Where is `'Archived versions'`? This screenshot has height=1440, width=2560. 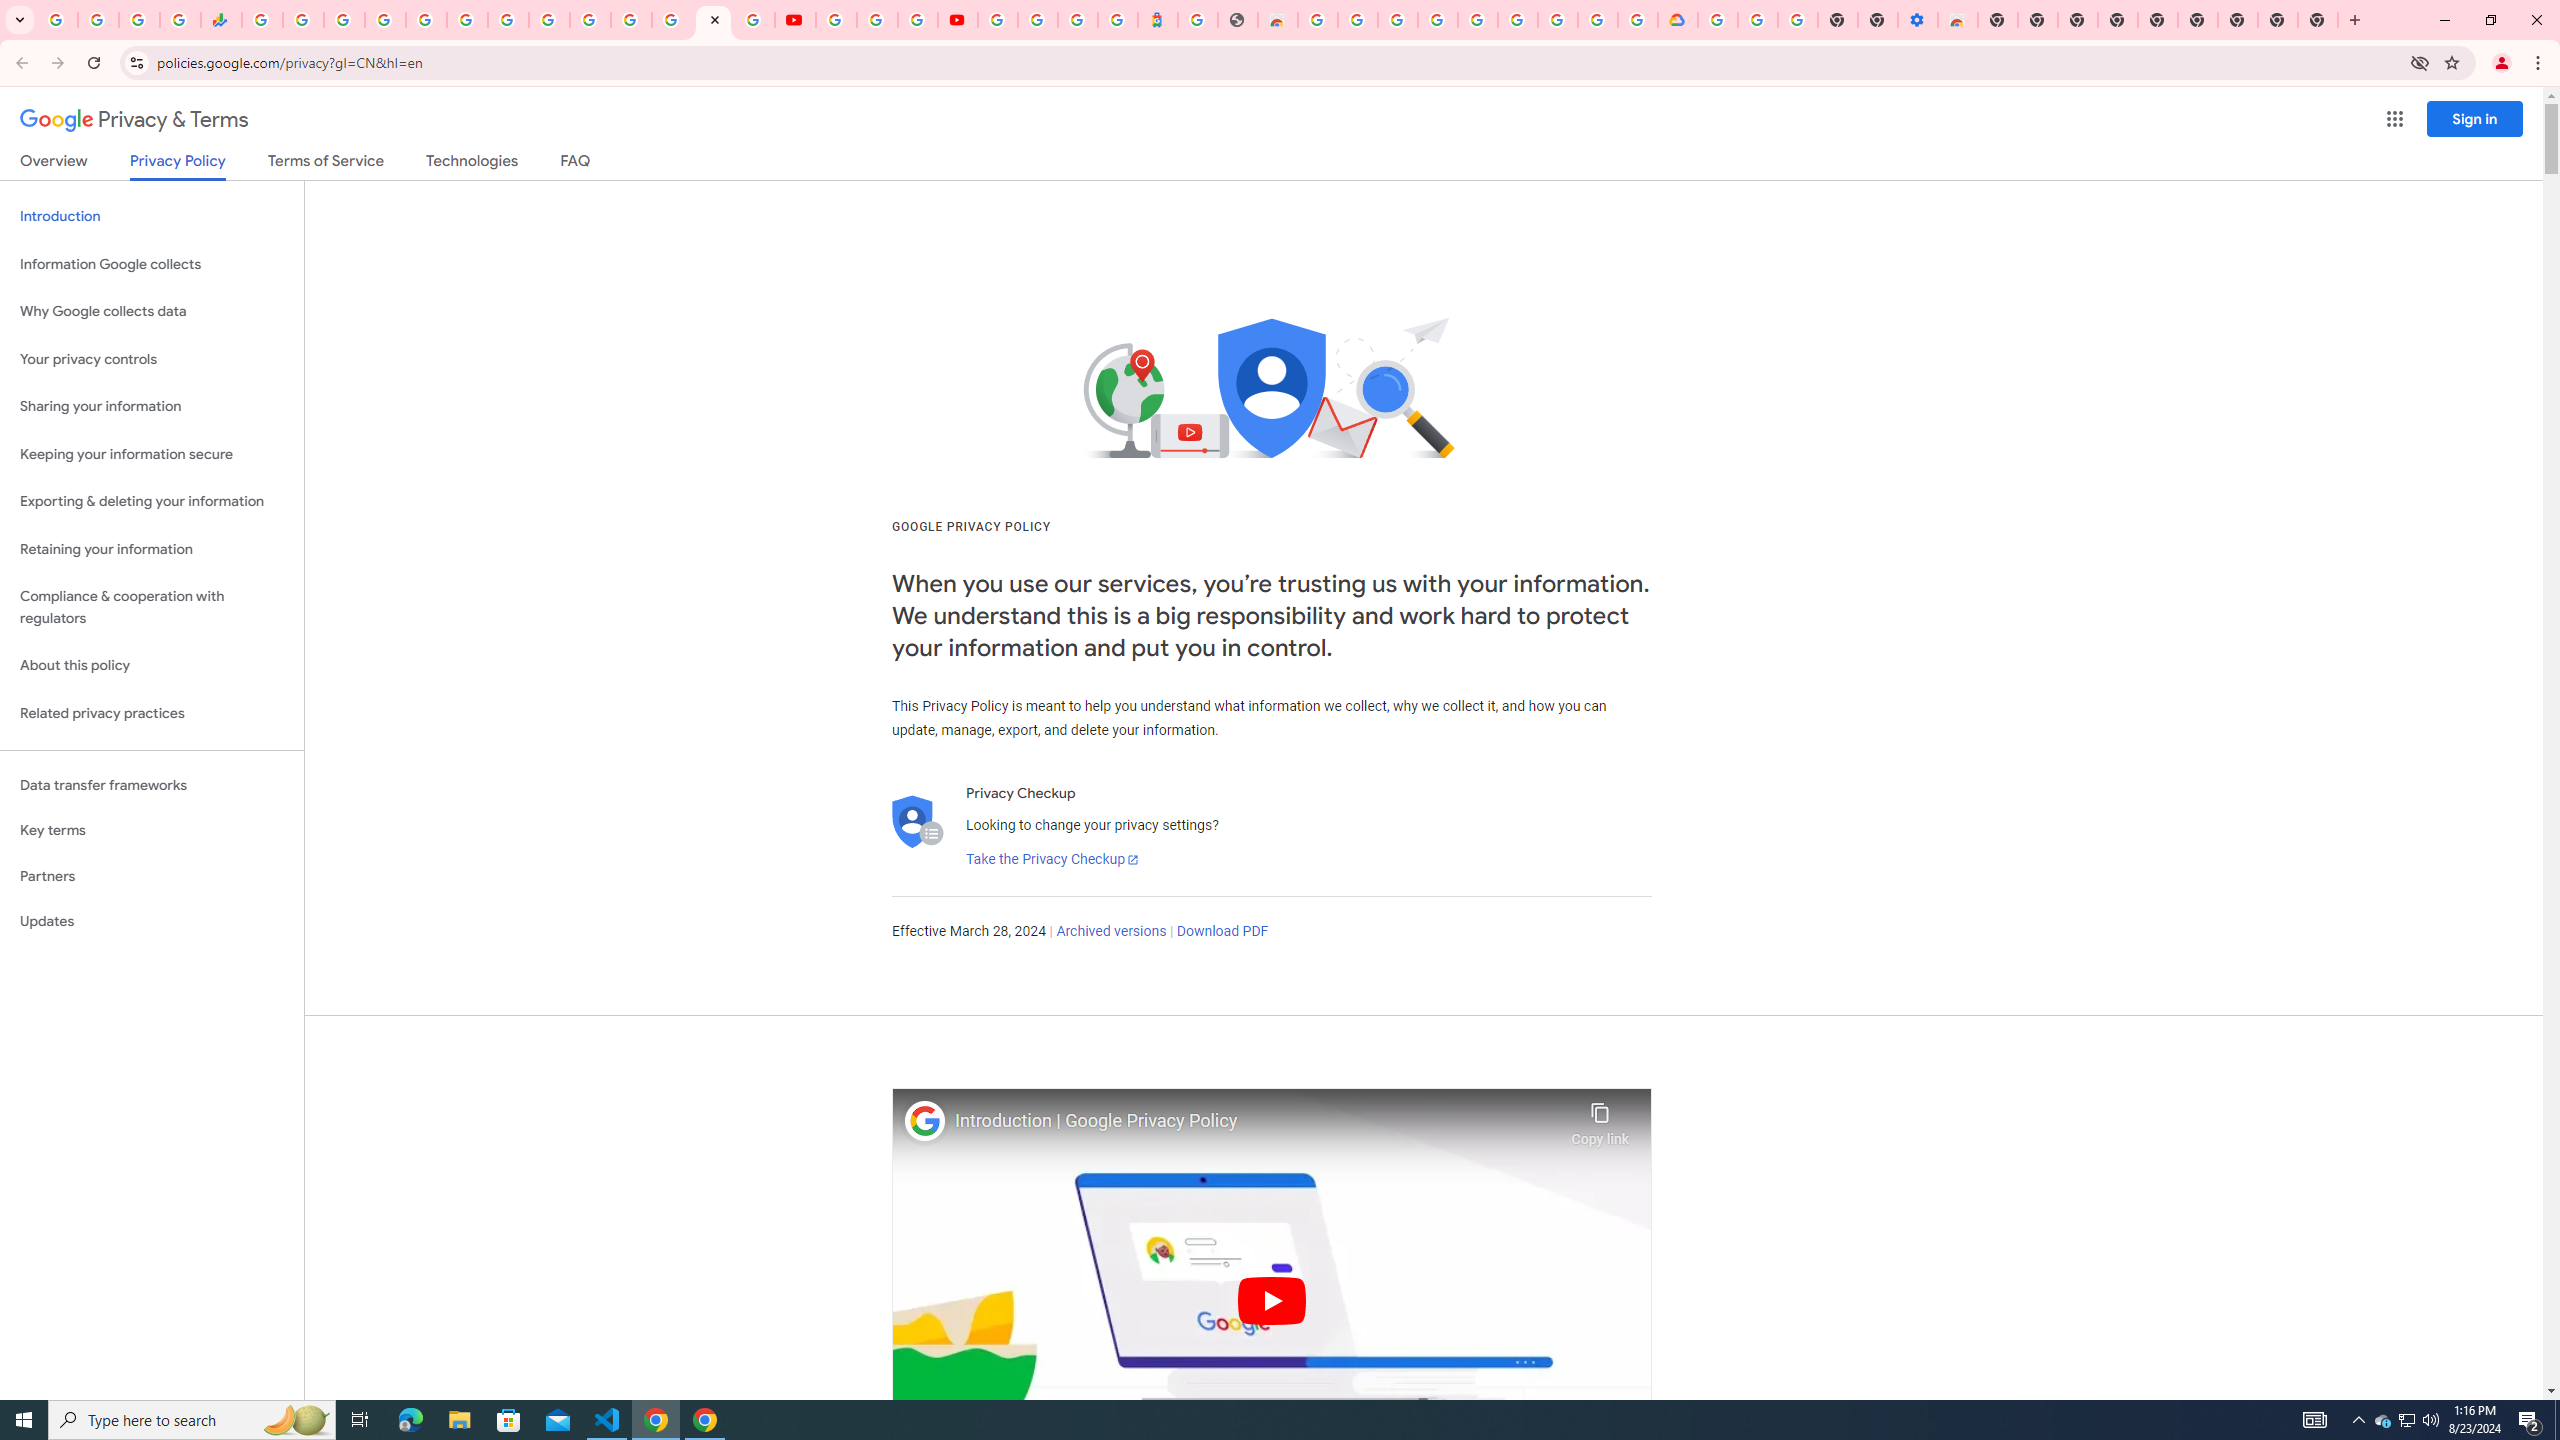 'Archived versions' is located at coordinates (1110, 930).